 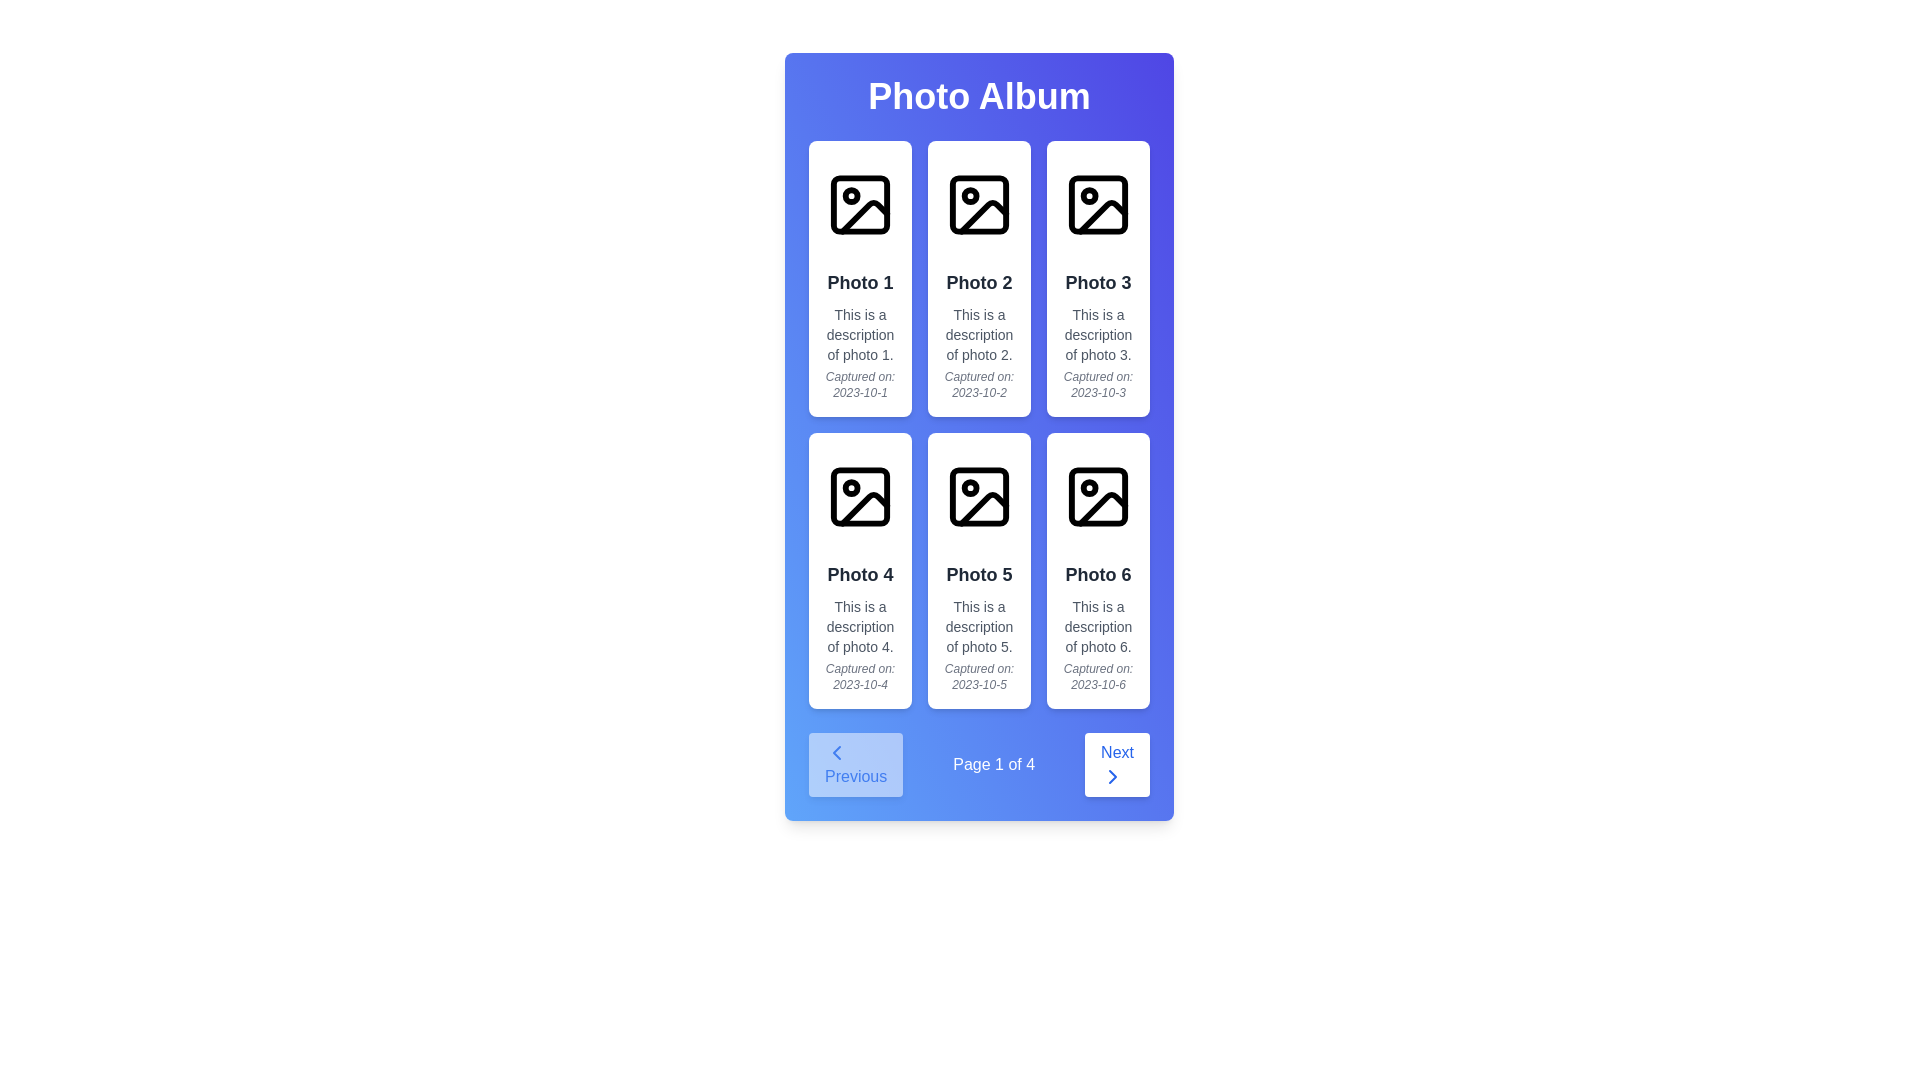 I want to click on the small circular graphic located in the upper left corner of the 'Photo 5' thumbnail icon, so click(x=970, y=488).